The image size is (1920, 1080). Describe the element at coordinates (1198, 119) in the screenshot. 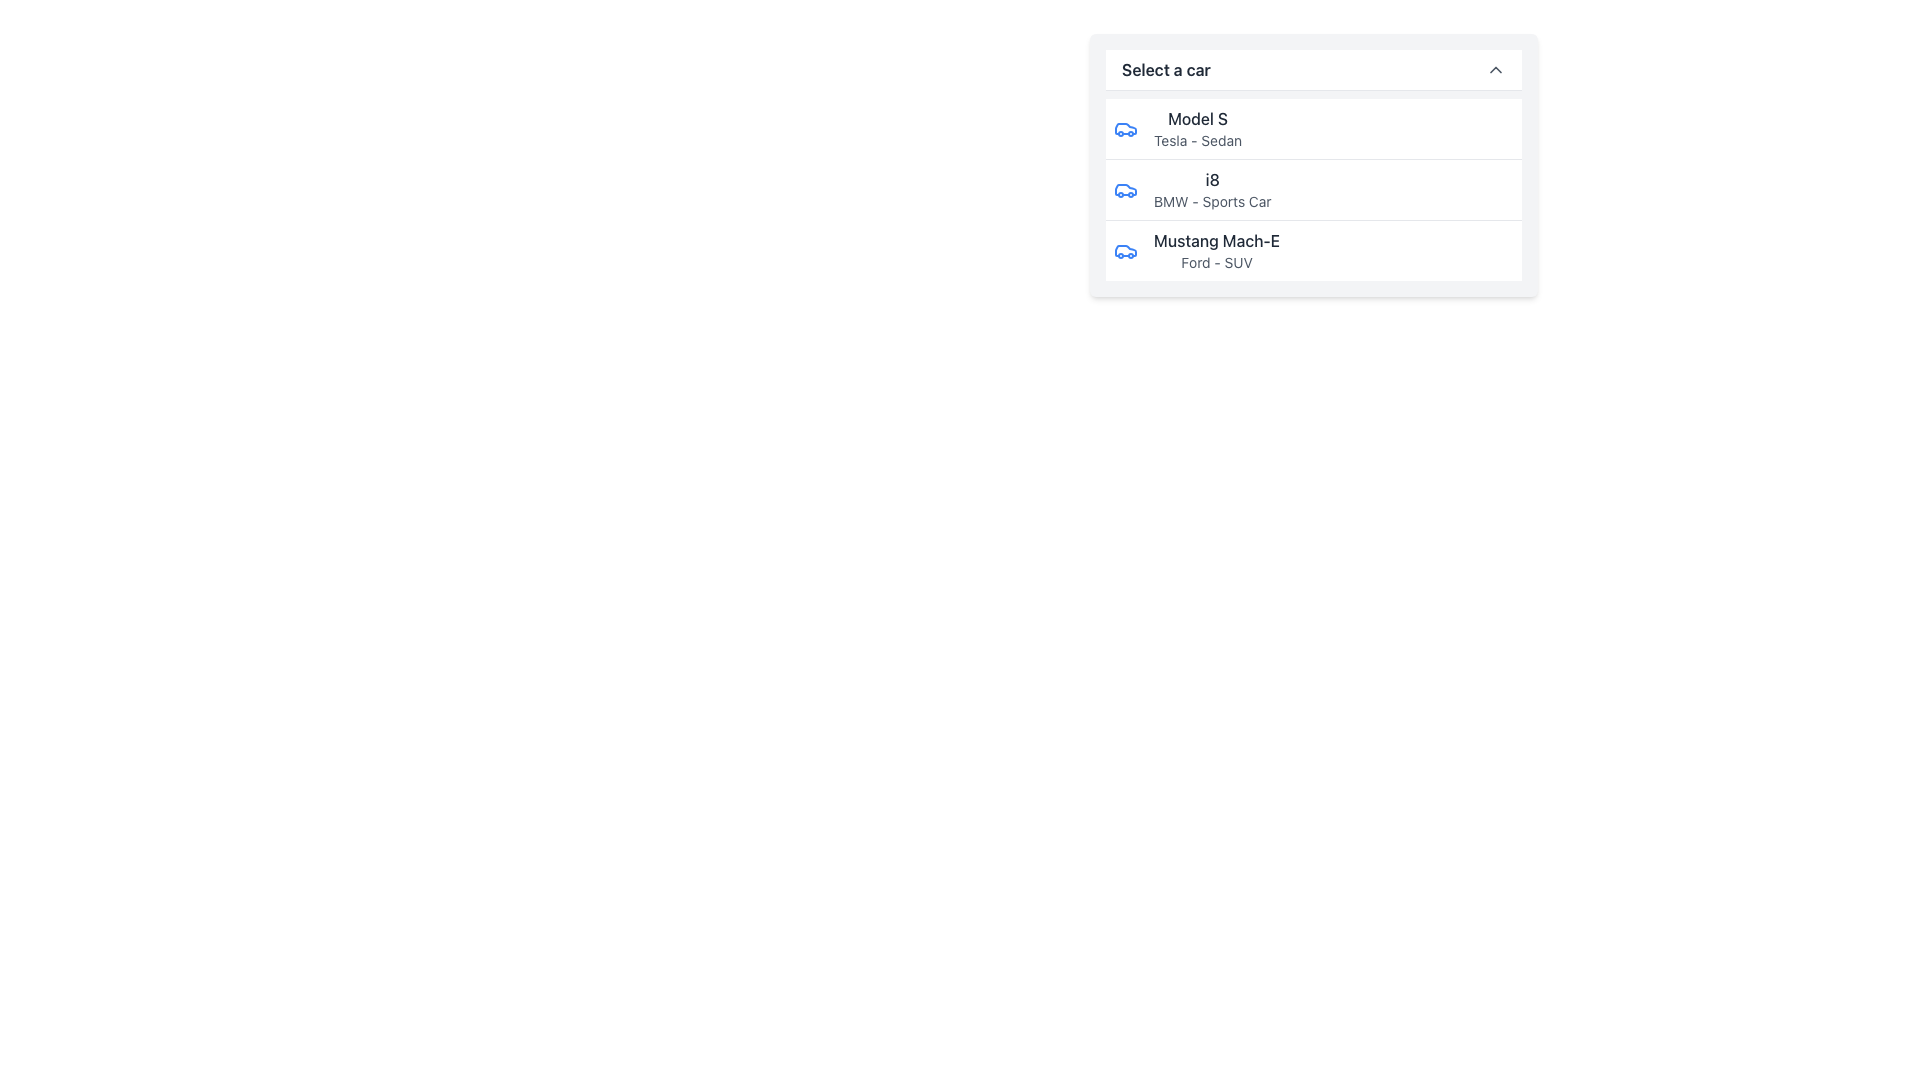

I see `the 'Model S' text label that identifies the car model within the dropdown interface` at that location.